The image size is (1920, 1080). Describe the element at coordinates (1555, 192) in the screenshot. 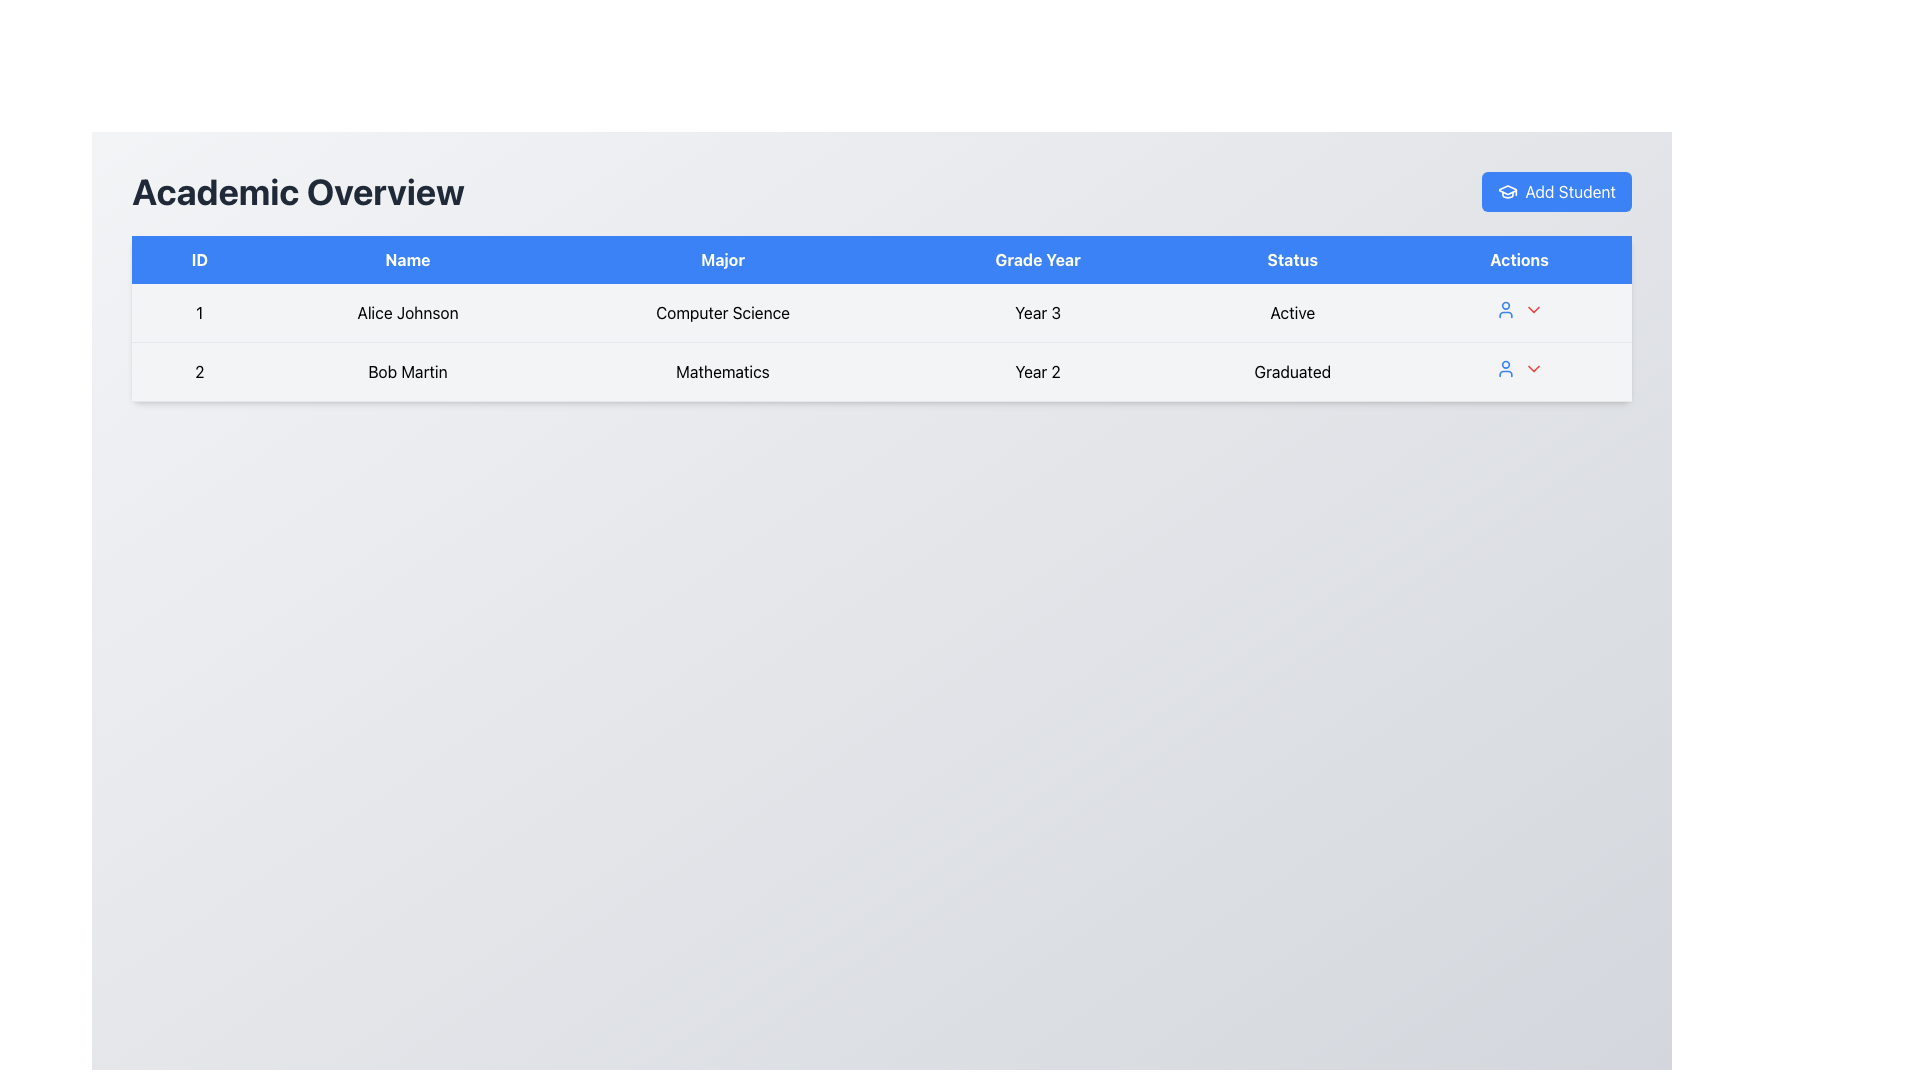

I see `the 'Add Student' button with a blue background and white text` at that location.